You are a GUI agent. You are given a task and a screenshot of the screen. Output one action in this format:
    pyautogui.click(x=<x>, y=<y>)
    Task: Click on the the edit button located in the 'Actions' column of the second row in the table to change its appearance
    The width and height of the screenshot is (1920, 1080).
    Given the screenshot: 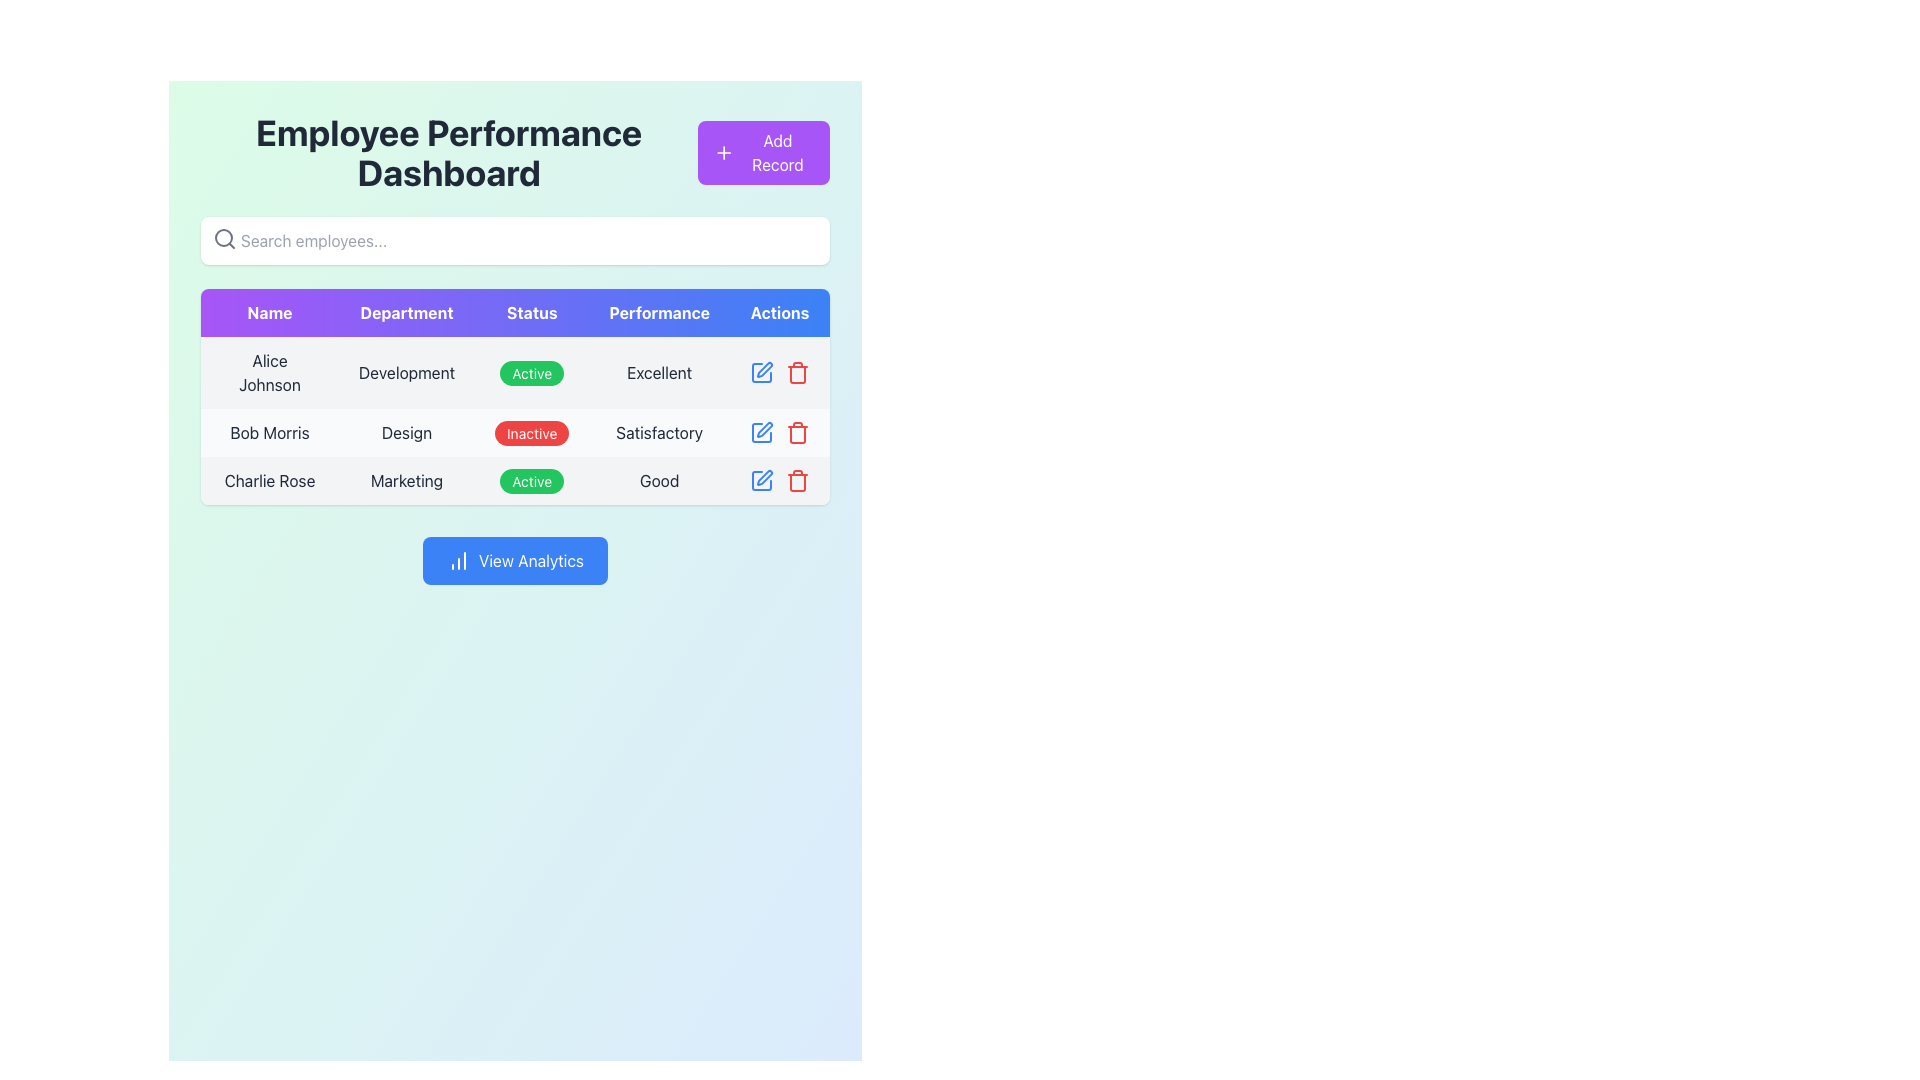 What is the action you would take?
    pyautogui.click(x=761, y=431)
    